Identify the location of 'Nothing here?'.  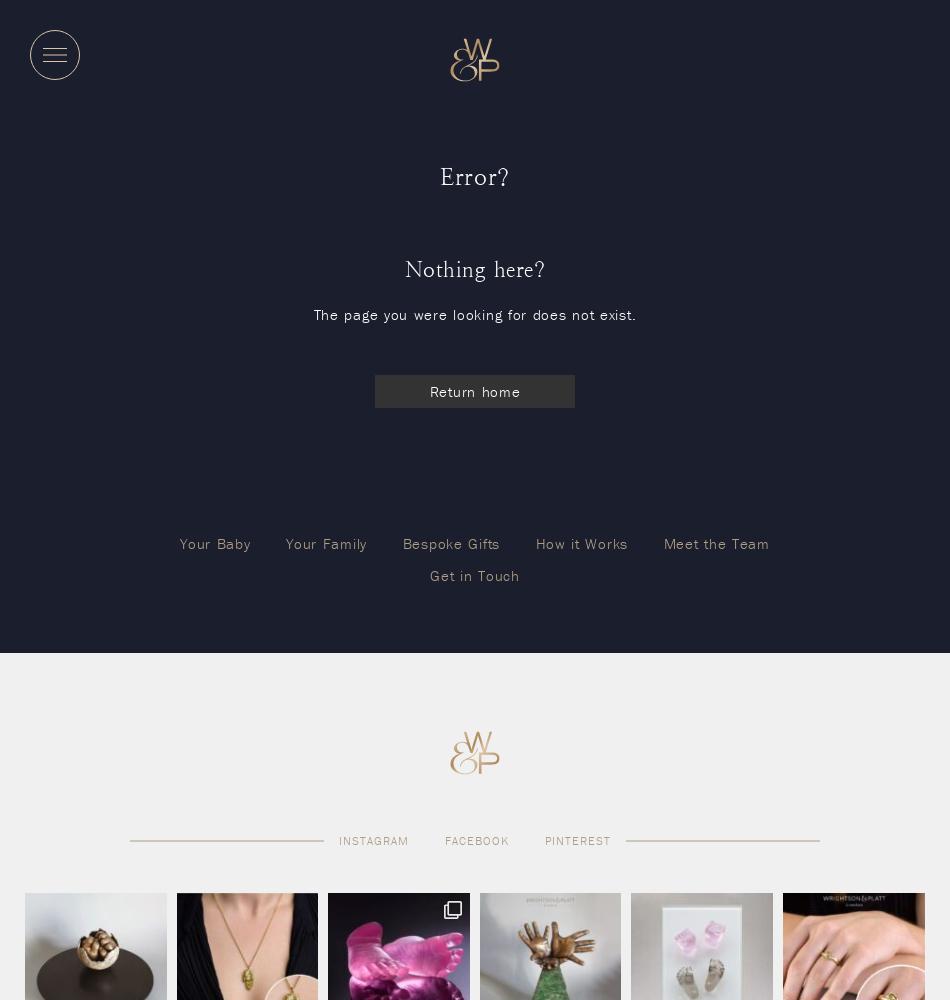
(403, 269).